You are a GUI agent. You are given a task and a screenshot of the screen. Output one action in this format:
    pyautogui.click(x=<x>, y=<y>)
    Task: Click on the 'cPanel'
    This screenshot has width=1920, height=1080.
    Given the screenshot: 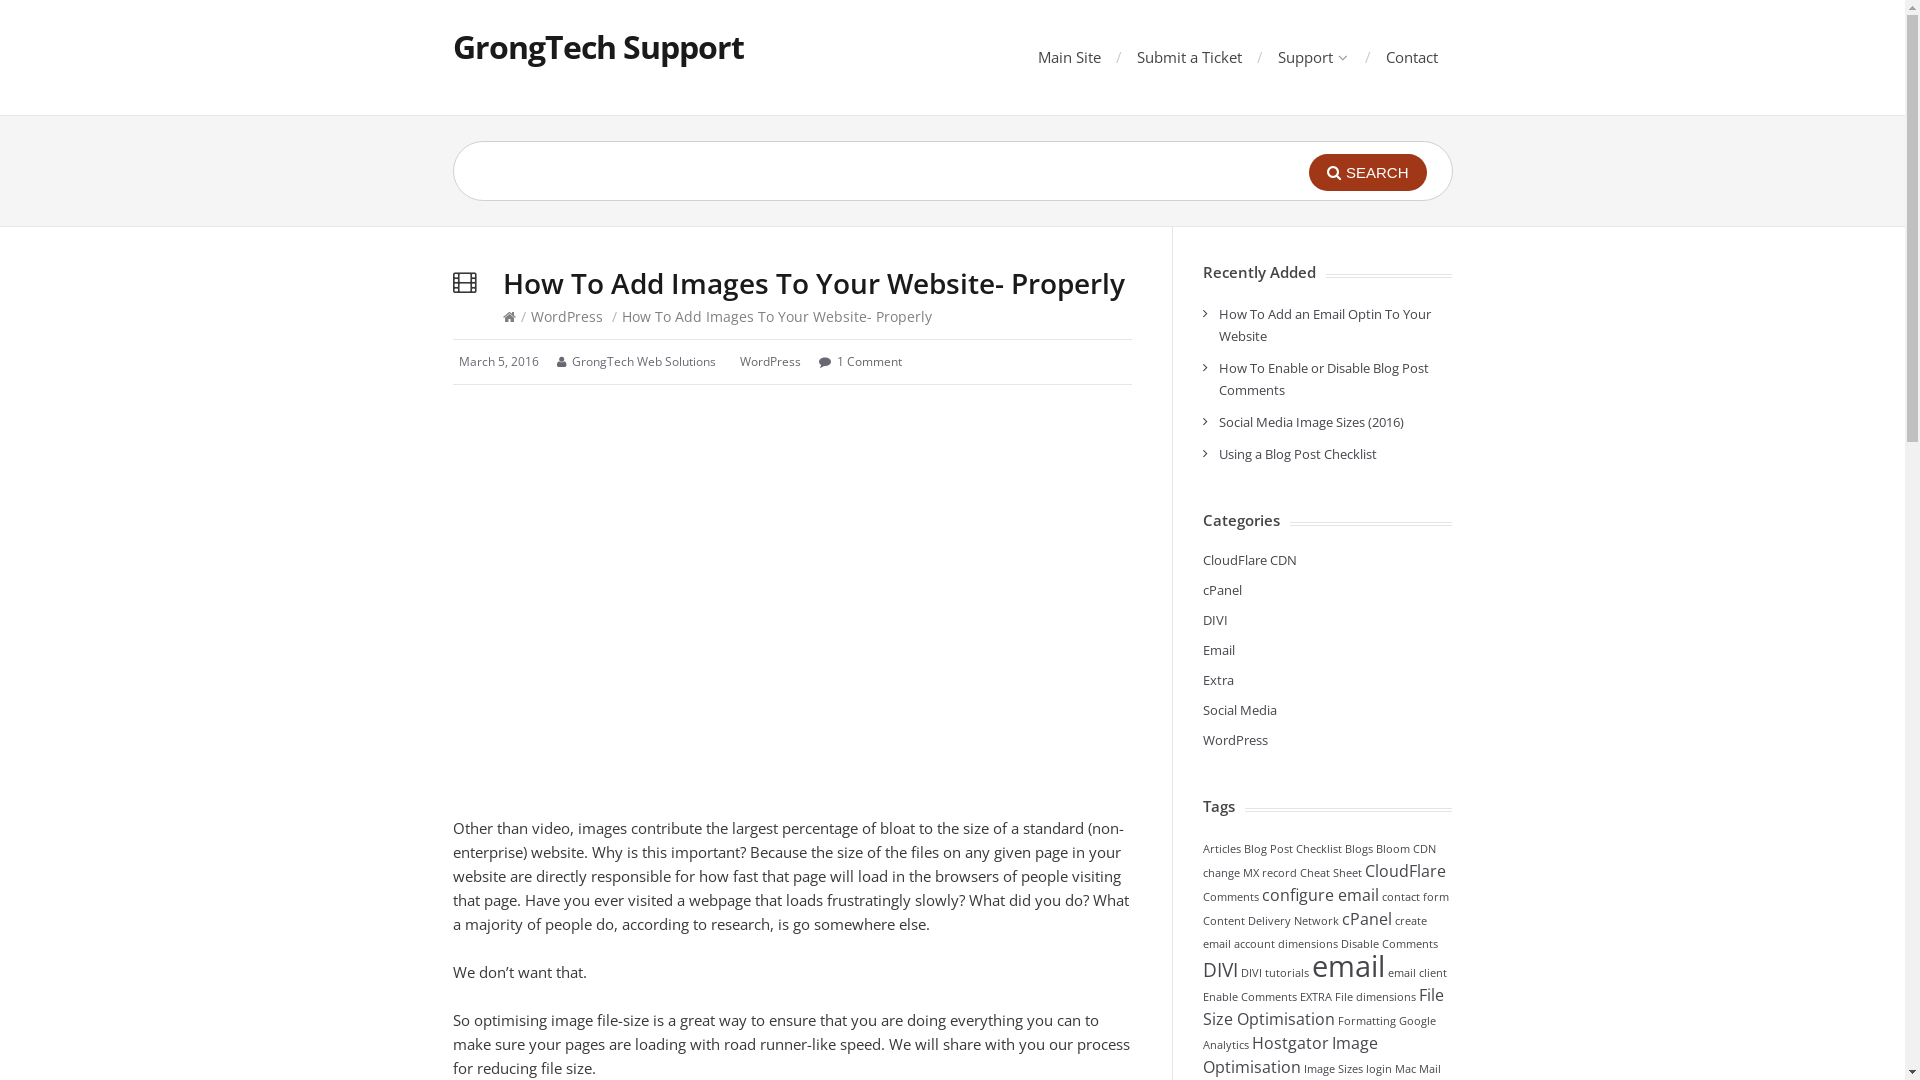 What is the action you would take?
    pyautogui.click(x=1366, y=918)
    